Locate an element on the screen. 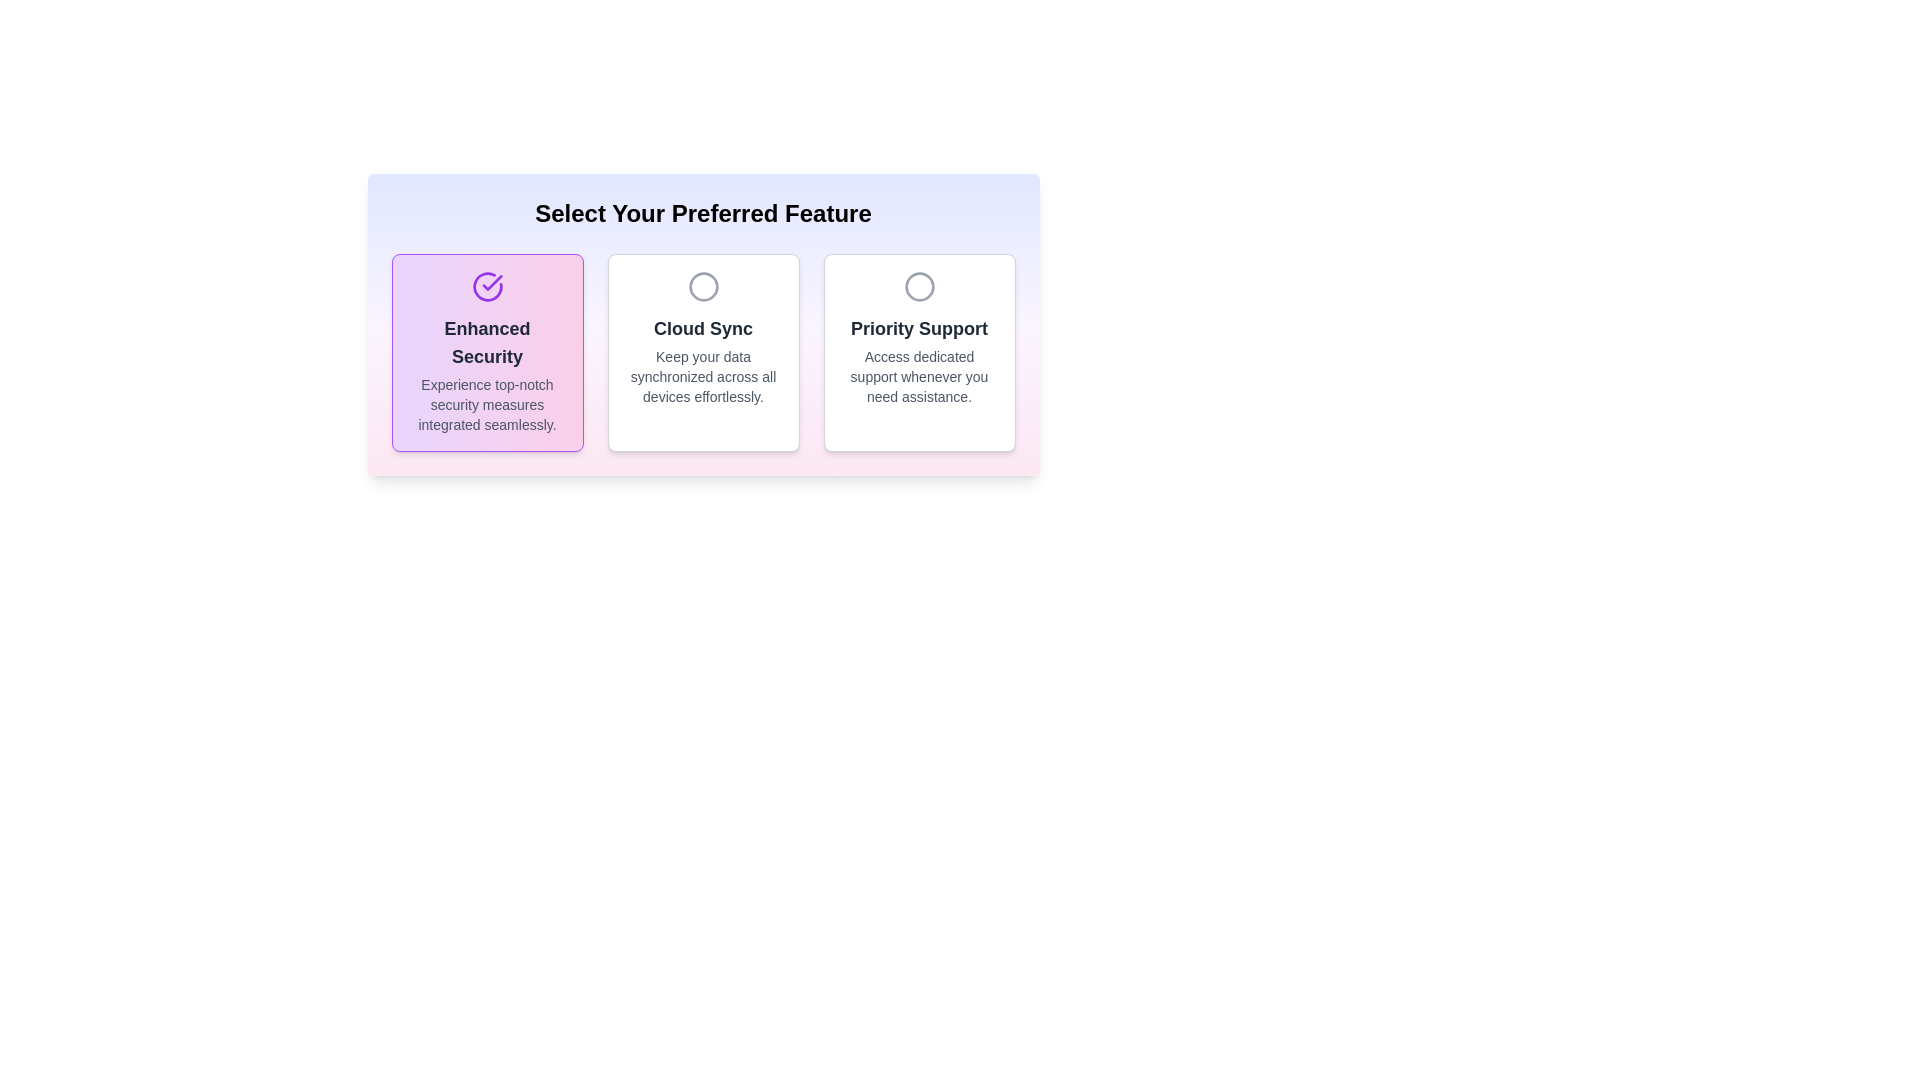  the purple circular icon with a checkmark in the center, located on the 'Enhanced Security' card within the 'Select Your Preferred Feature' interface is located at coordinates (487, 286).